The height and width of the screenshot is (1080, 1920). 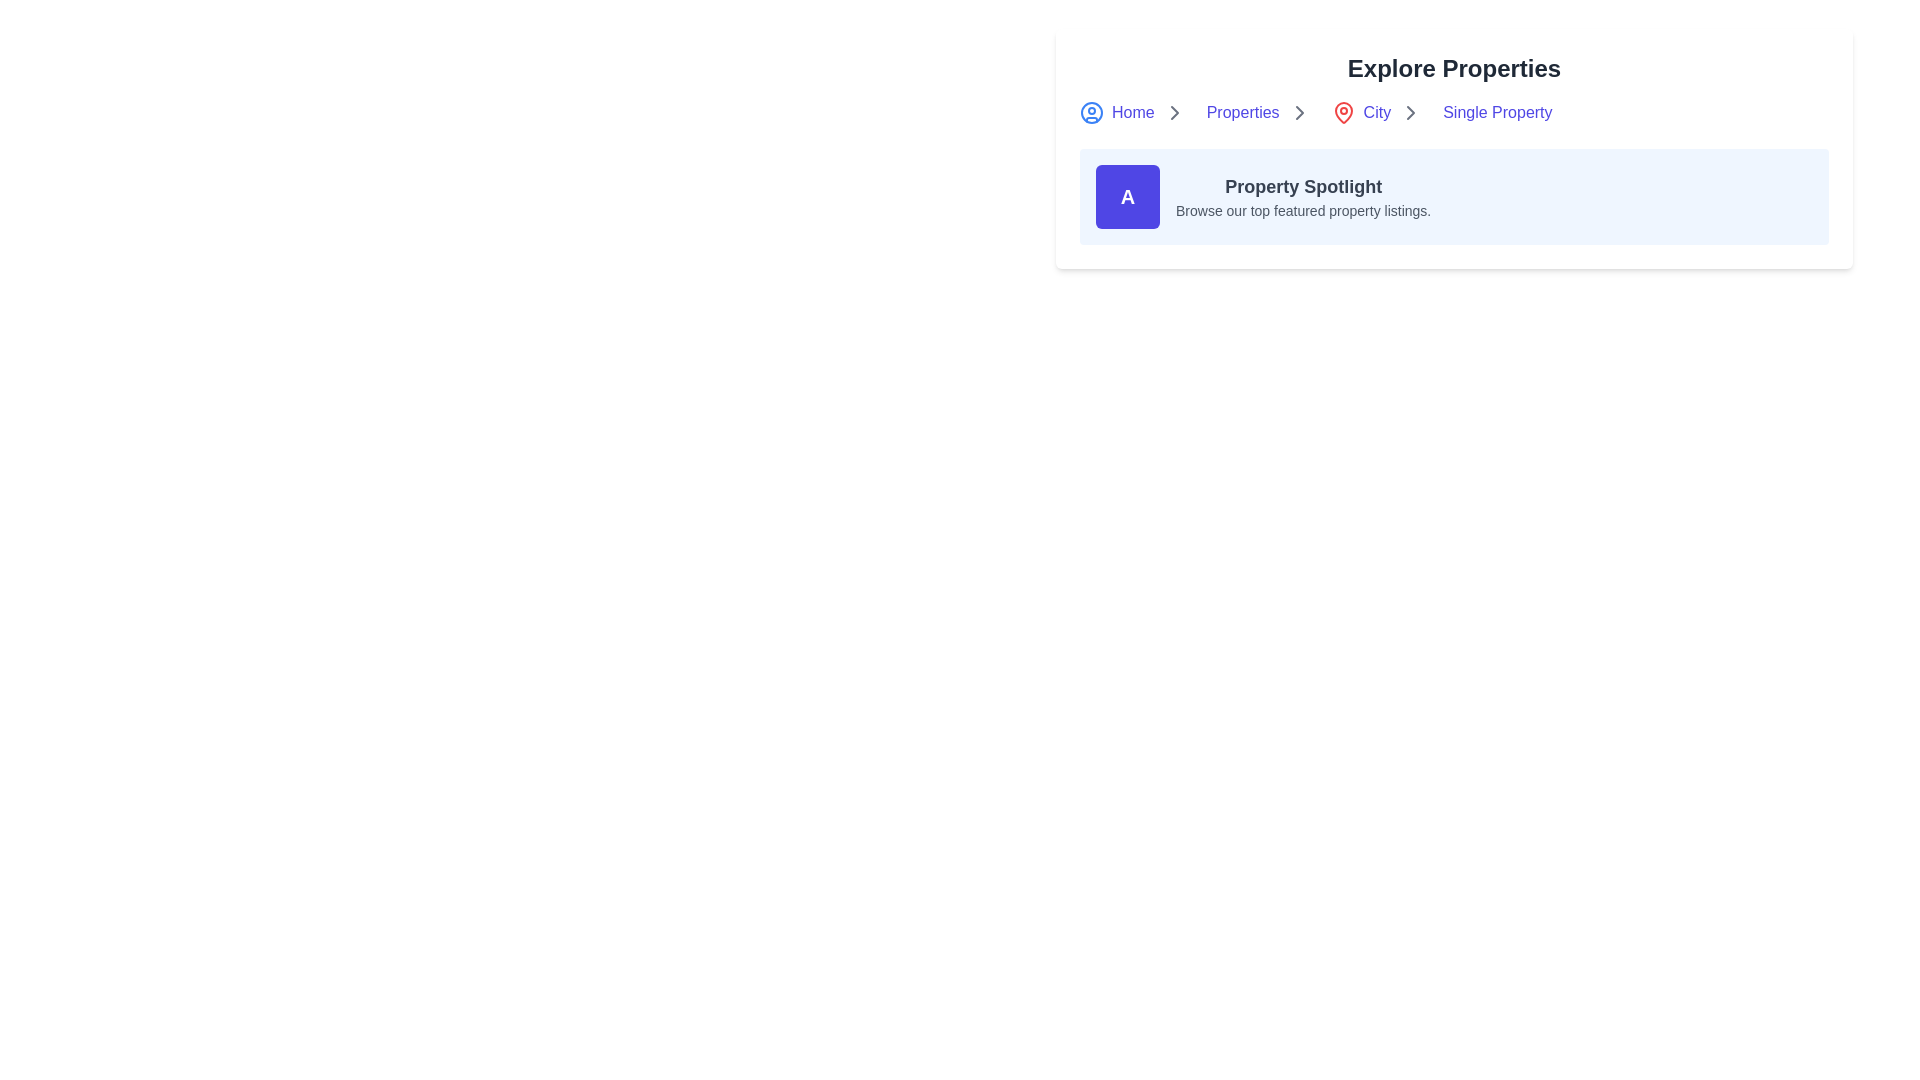 I want to click on the rightward-pointing arrow icon in the breadcrumb navigation bar, located between the 'Properties' and 'City' labels, so click(x=1174, y=112).